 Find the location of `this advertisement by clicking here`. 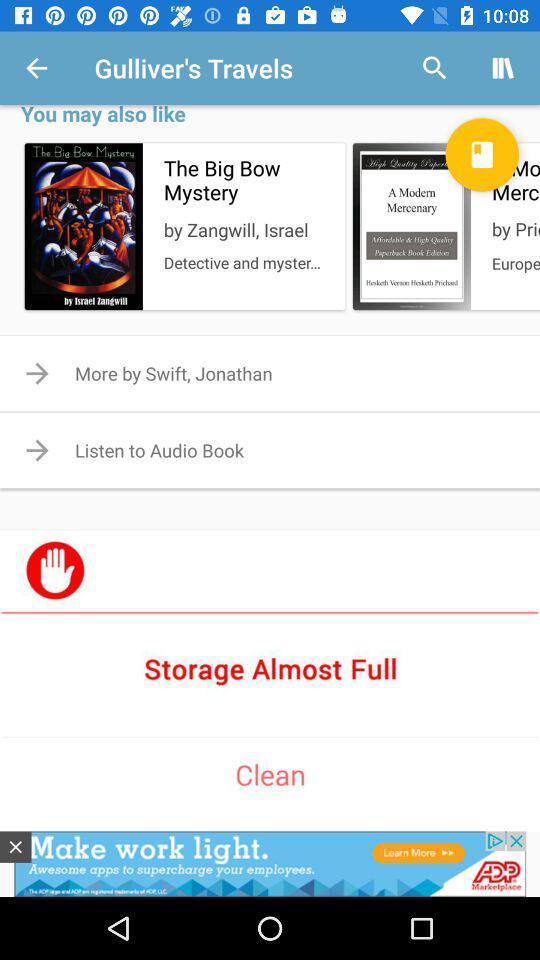

this advertisement by clicking here is located at coordinates (14, 846).